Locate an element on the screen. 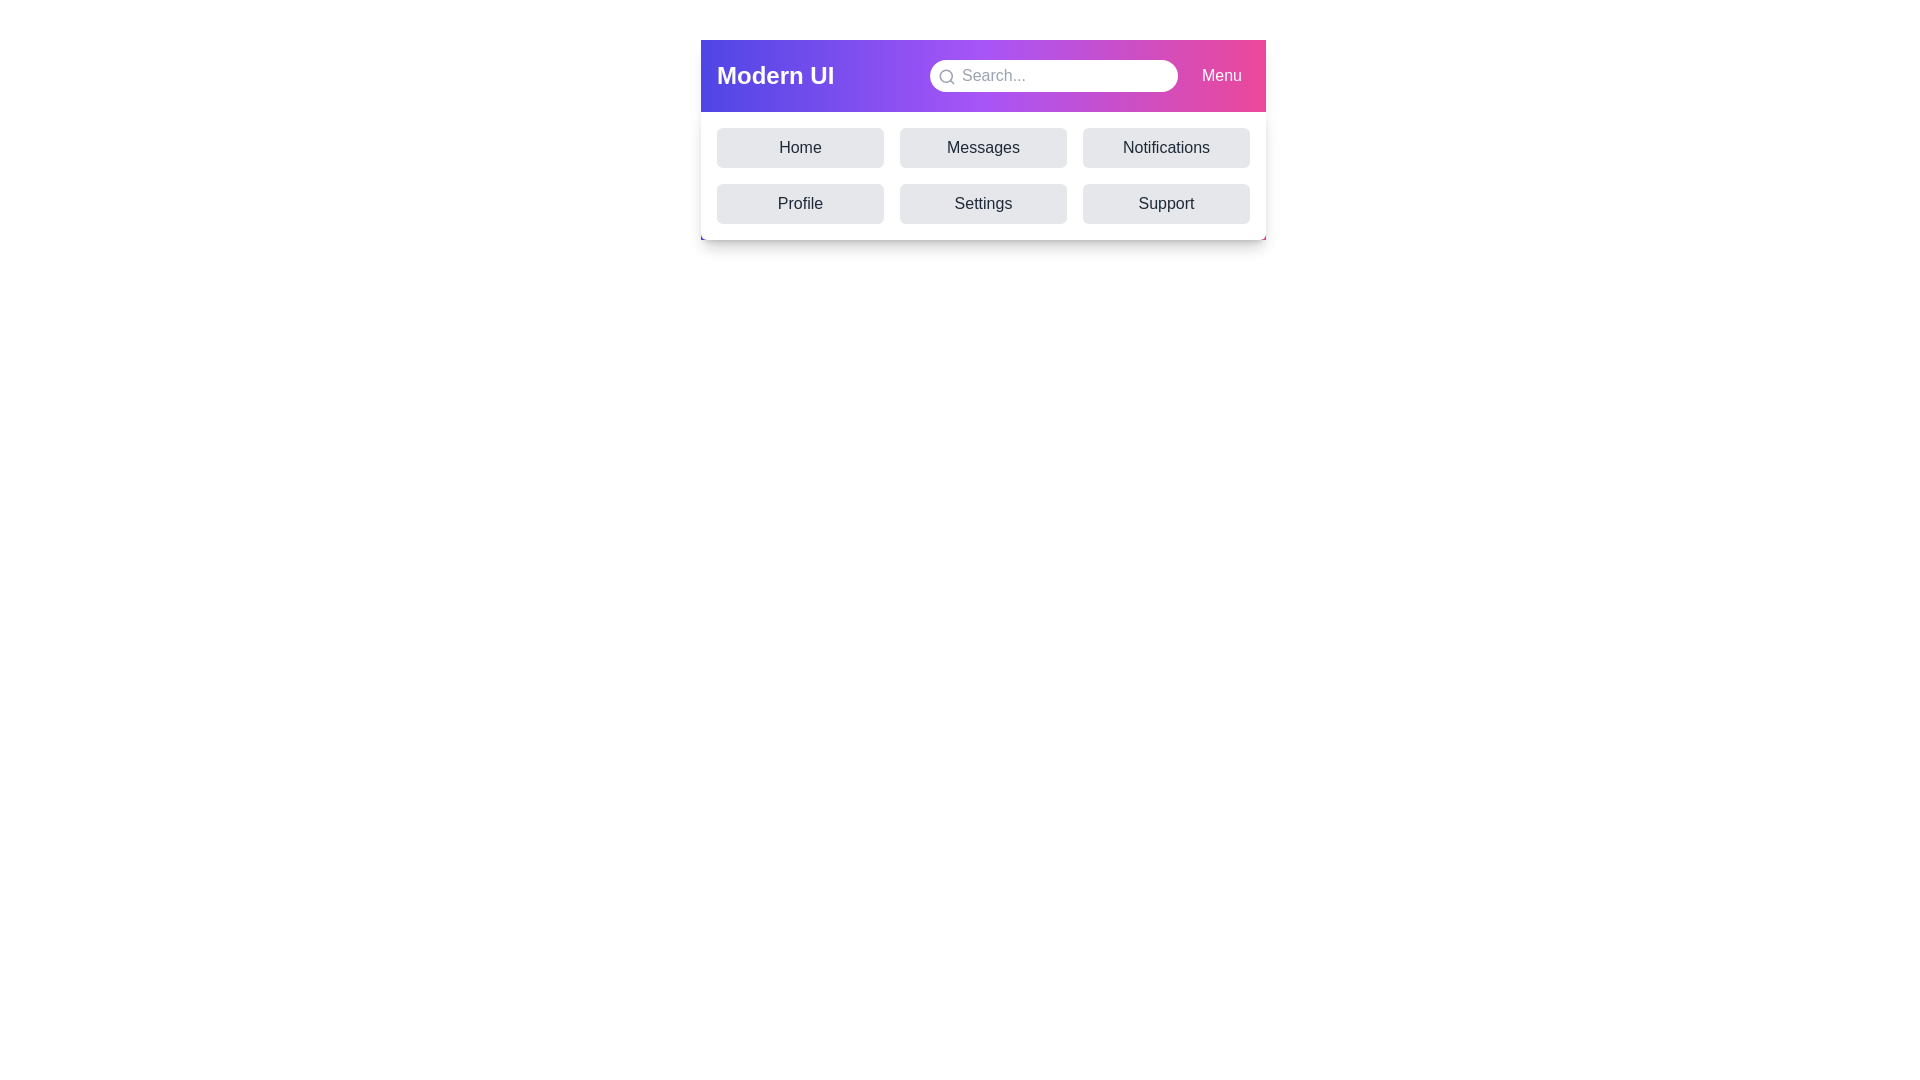 This screenshot has height=1080, width=1920. the navigation item Settings to simulate navigation is located at coordinates (983, 204).